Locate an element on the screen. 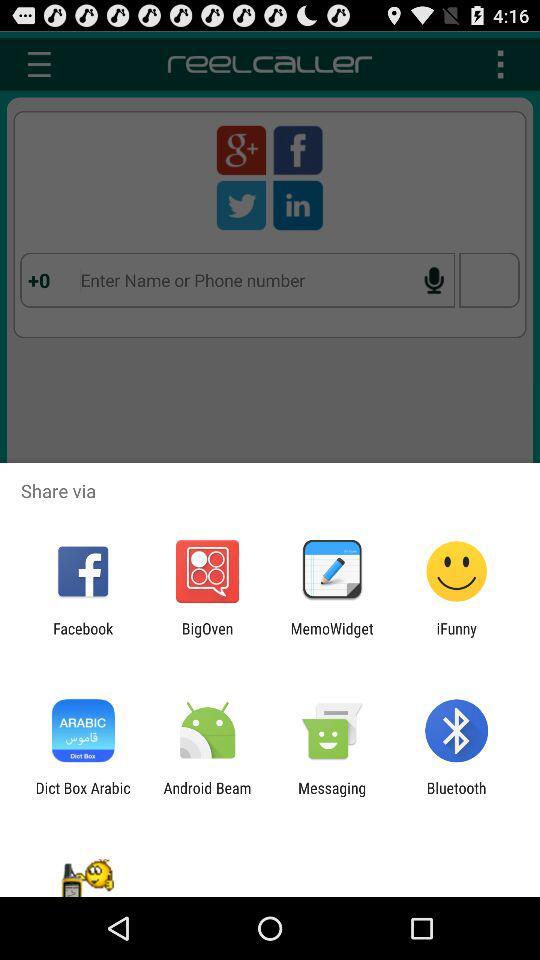 Image resolution: width=540 pixels, height=960 pixels. dict box arabic is located at coordinates (82, 796).